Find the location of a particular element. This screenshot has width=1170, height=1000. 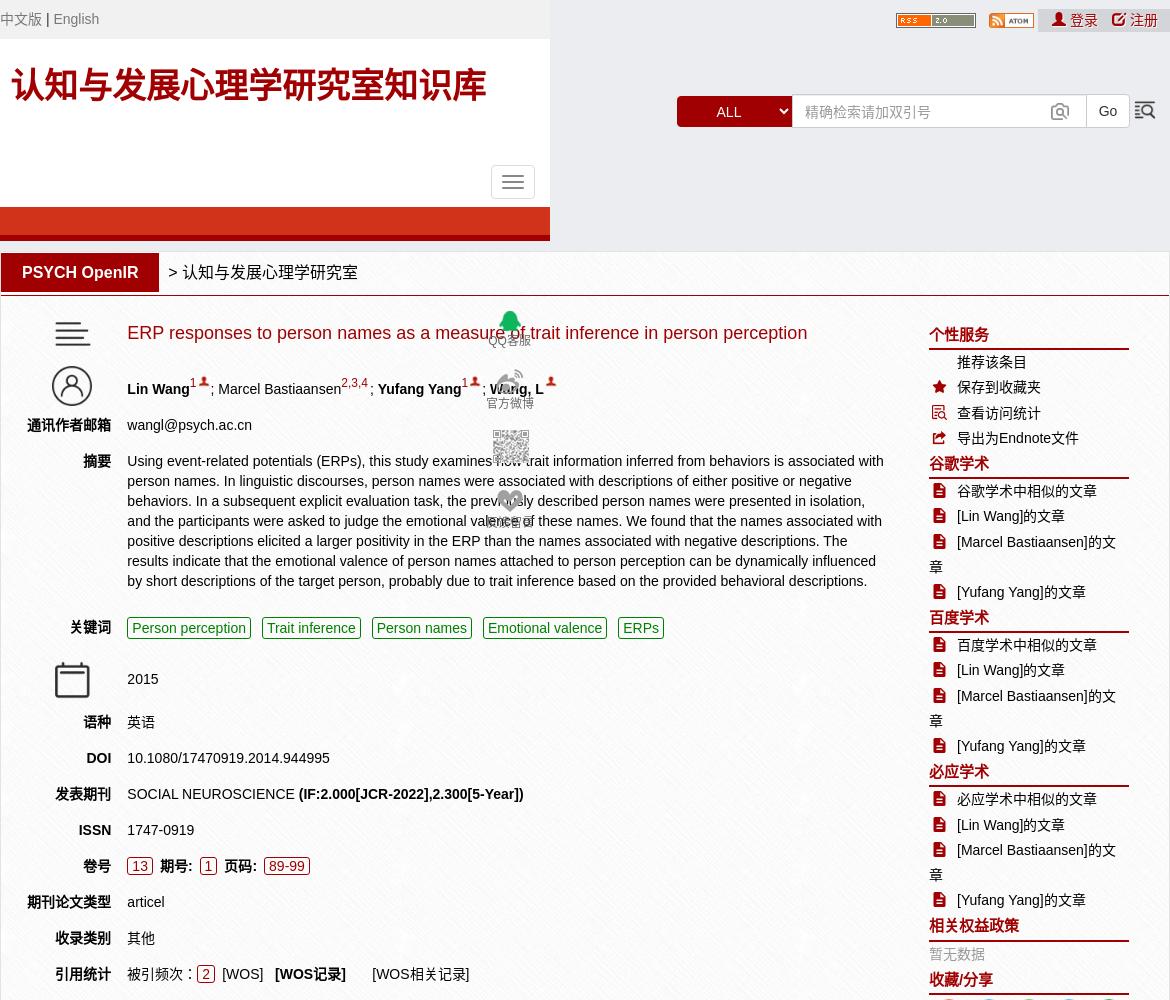

'articel' is located at coordinates (144, 901).